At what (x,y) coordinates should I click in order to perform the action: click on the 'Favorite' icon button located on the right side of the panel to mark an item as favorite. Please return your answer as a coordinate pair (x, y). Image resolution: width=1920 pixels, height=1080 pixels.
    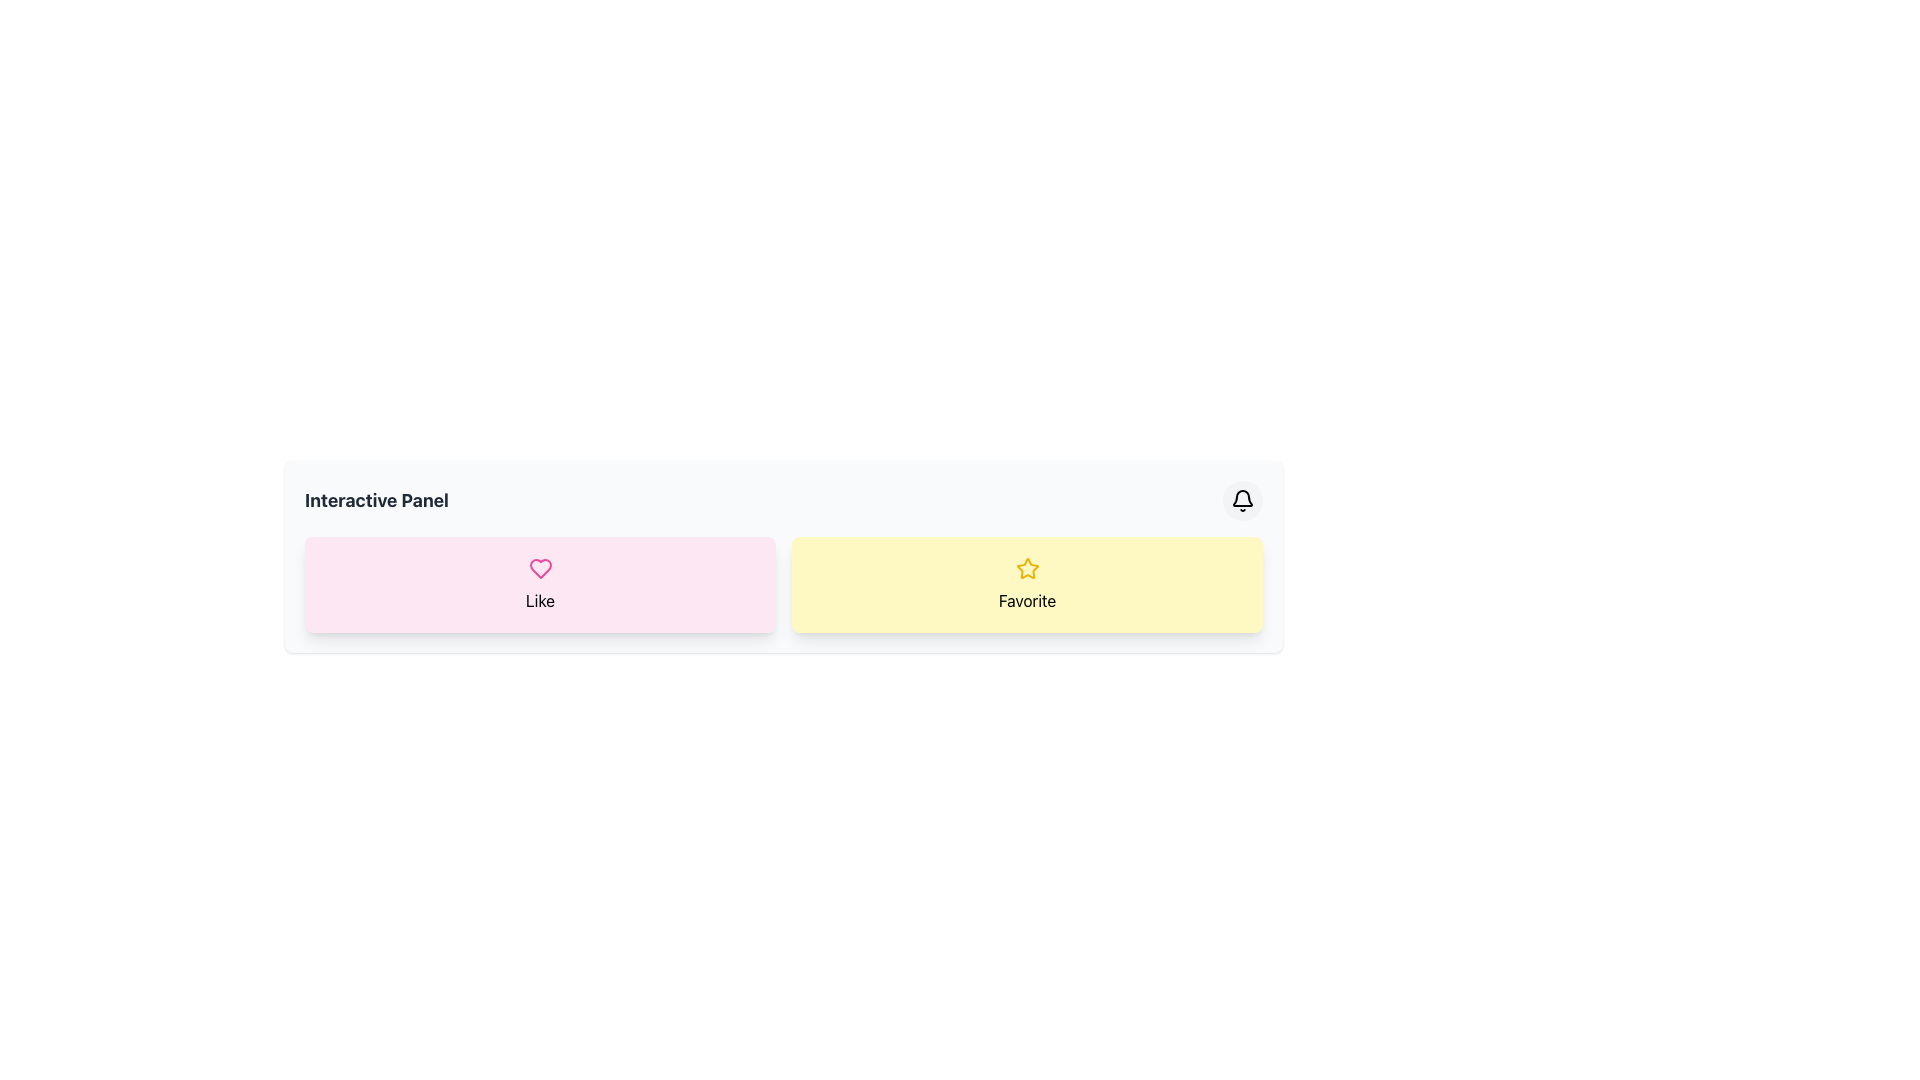
    Looking at the image, I should click on (1027, 567).